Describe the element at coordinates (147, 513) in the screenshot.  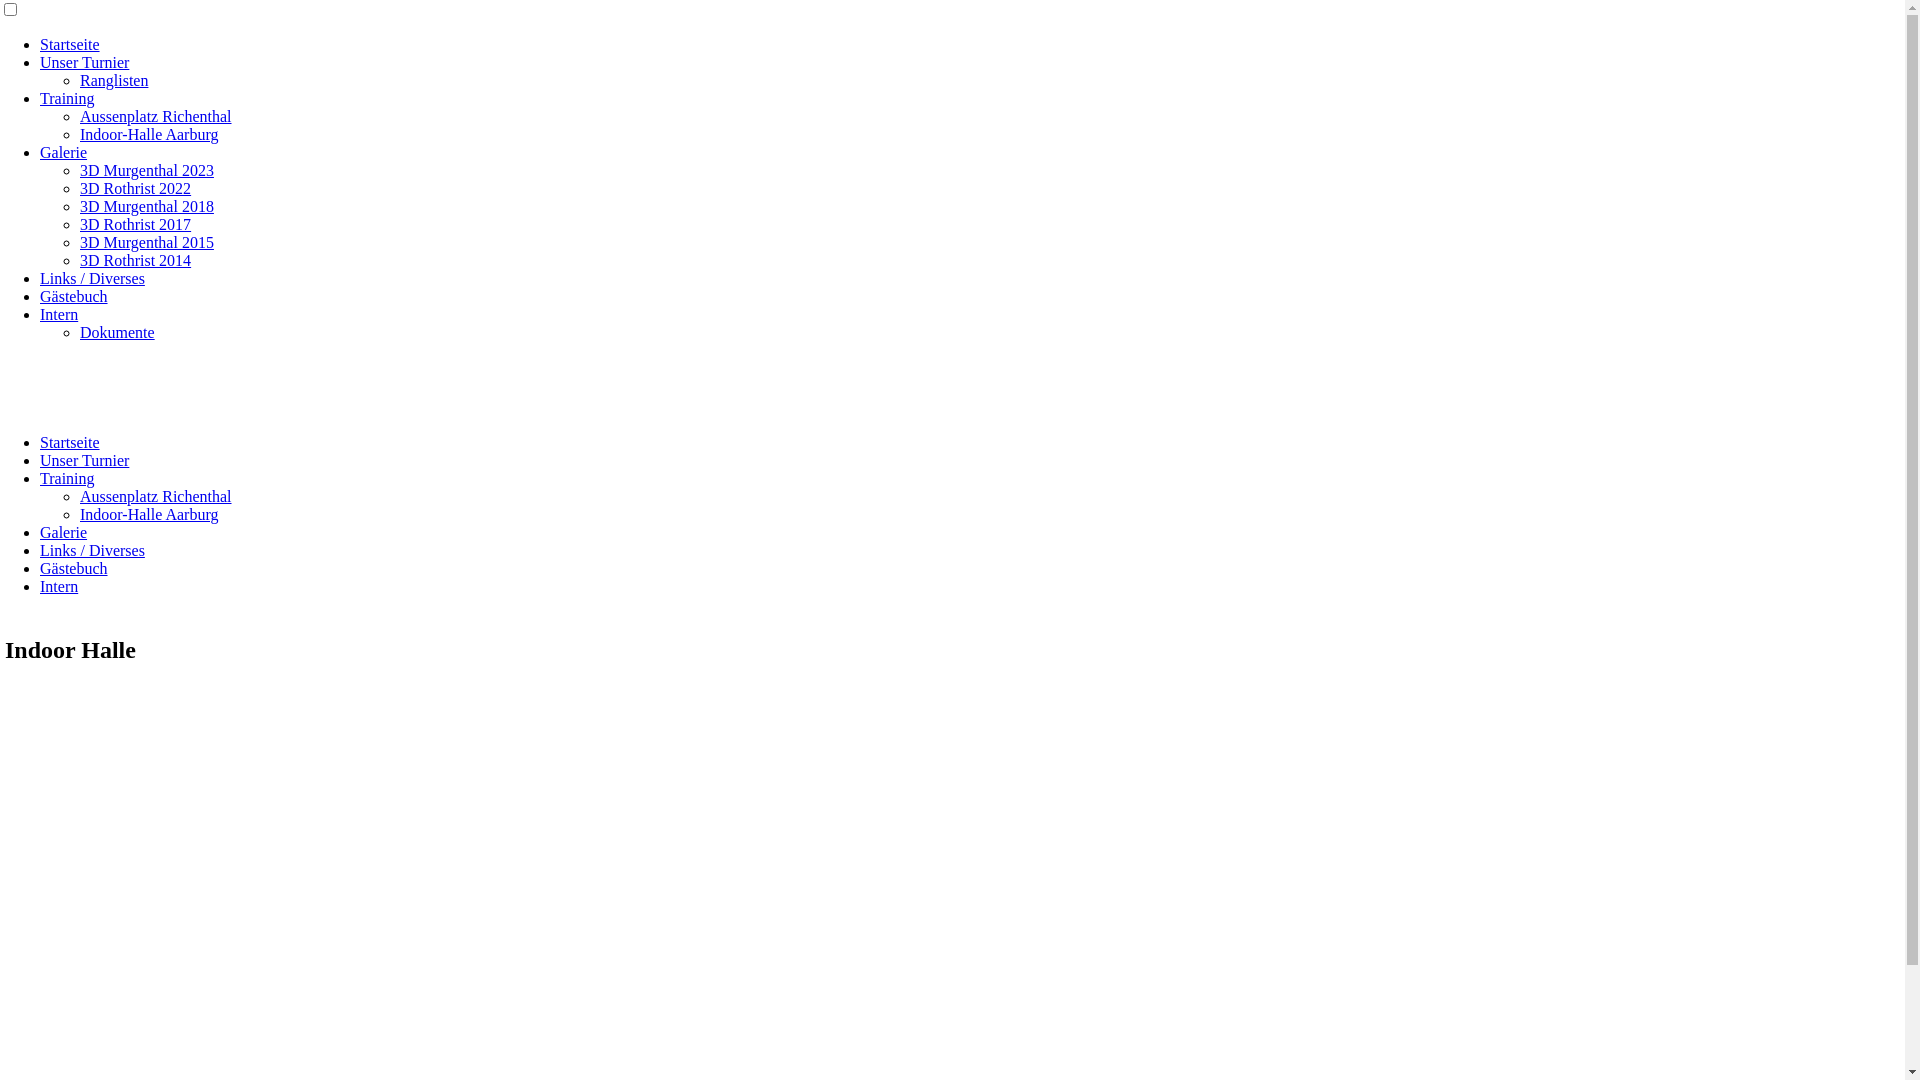
I see `'Indoor-Halle Aarburg'` at that location.